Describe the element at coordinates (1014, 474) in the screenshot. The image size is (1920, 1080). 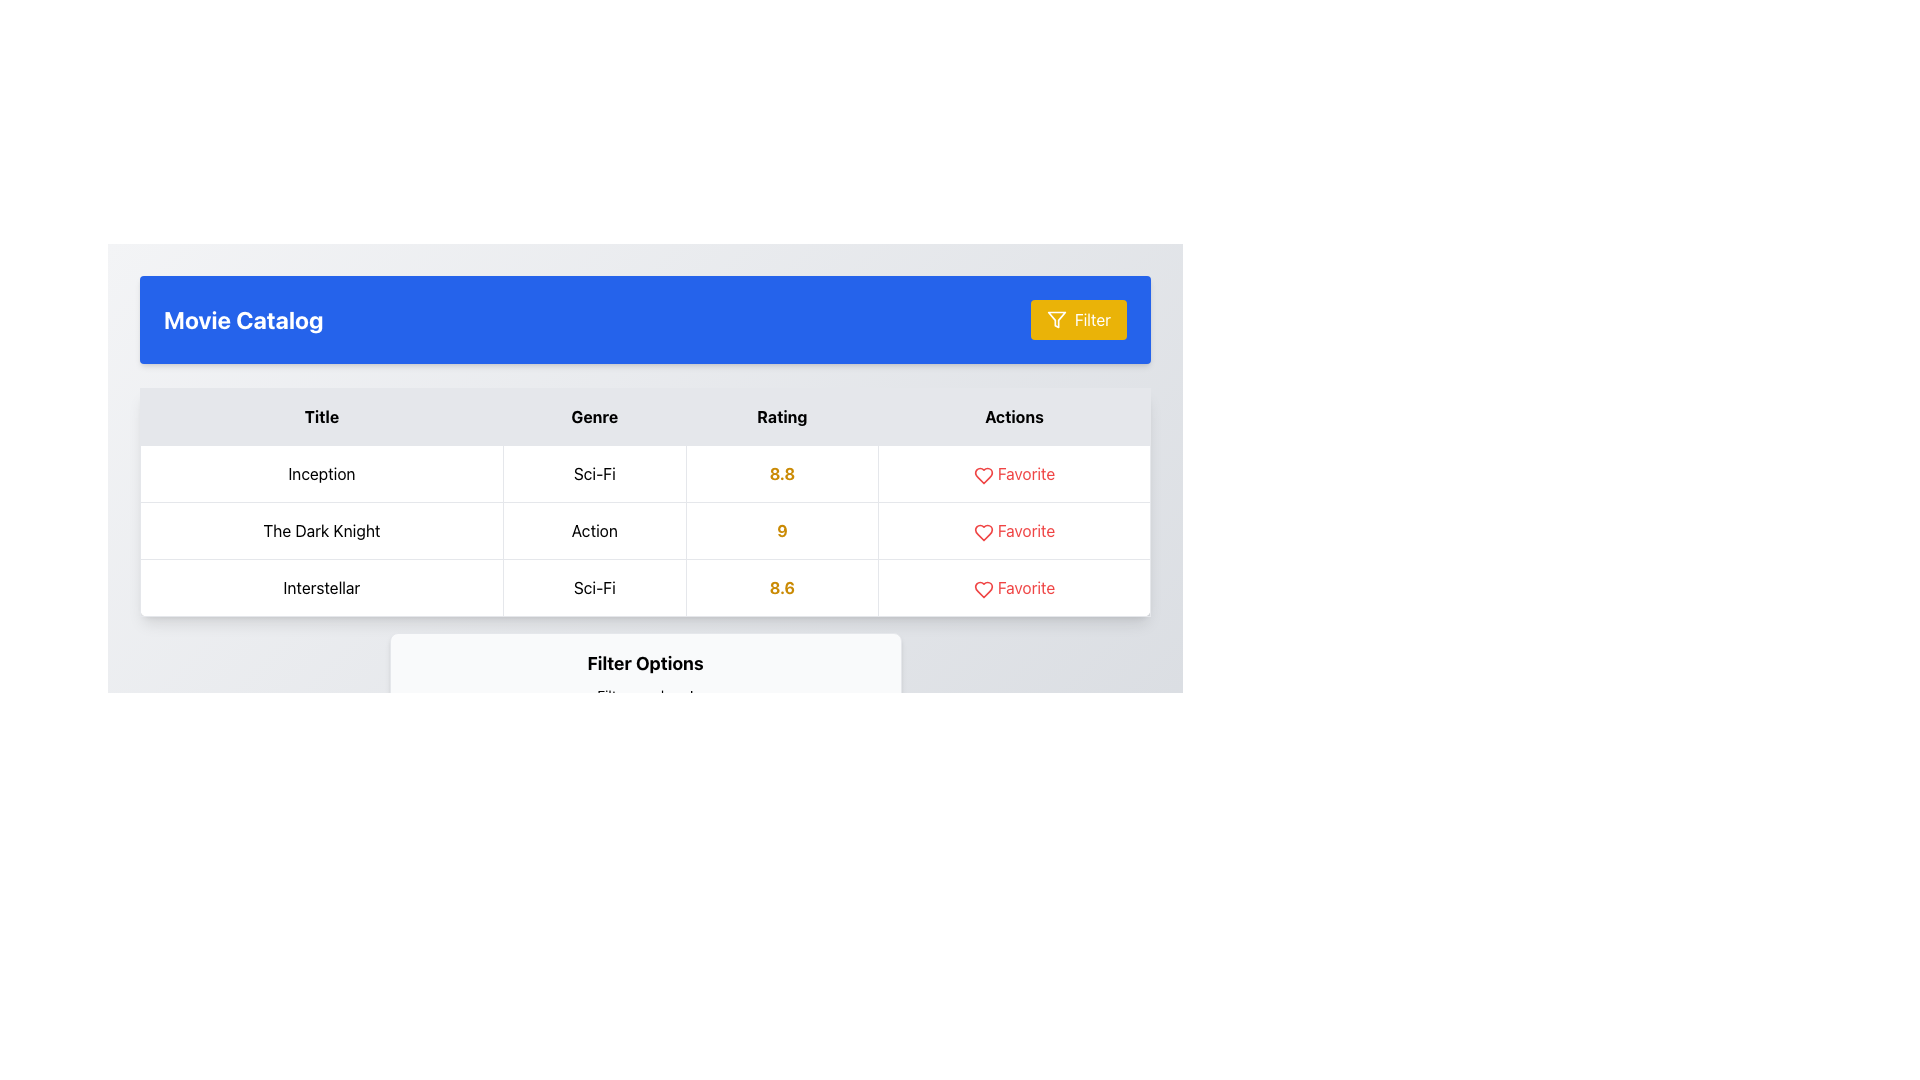
I see `the 'Favorite' text label adjacent to the heart icon to underline it` at that location.